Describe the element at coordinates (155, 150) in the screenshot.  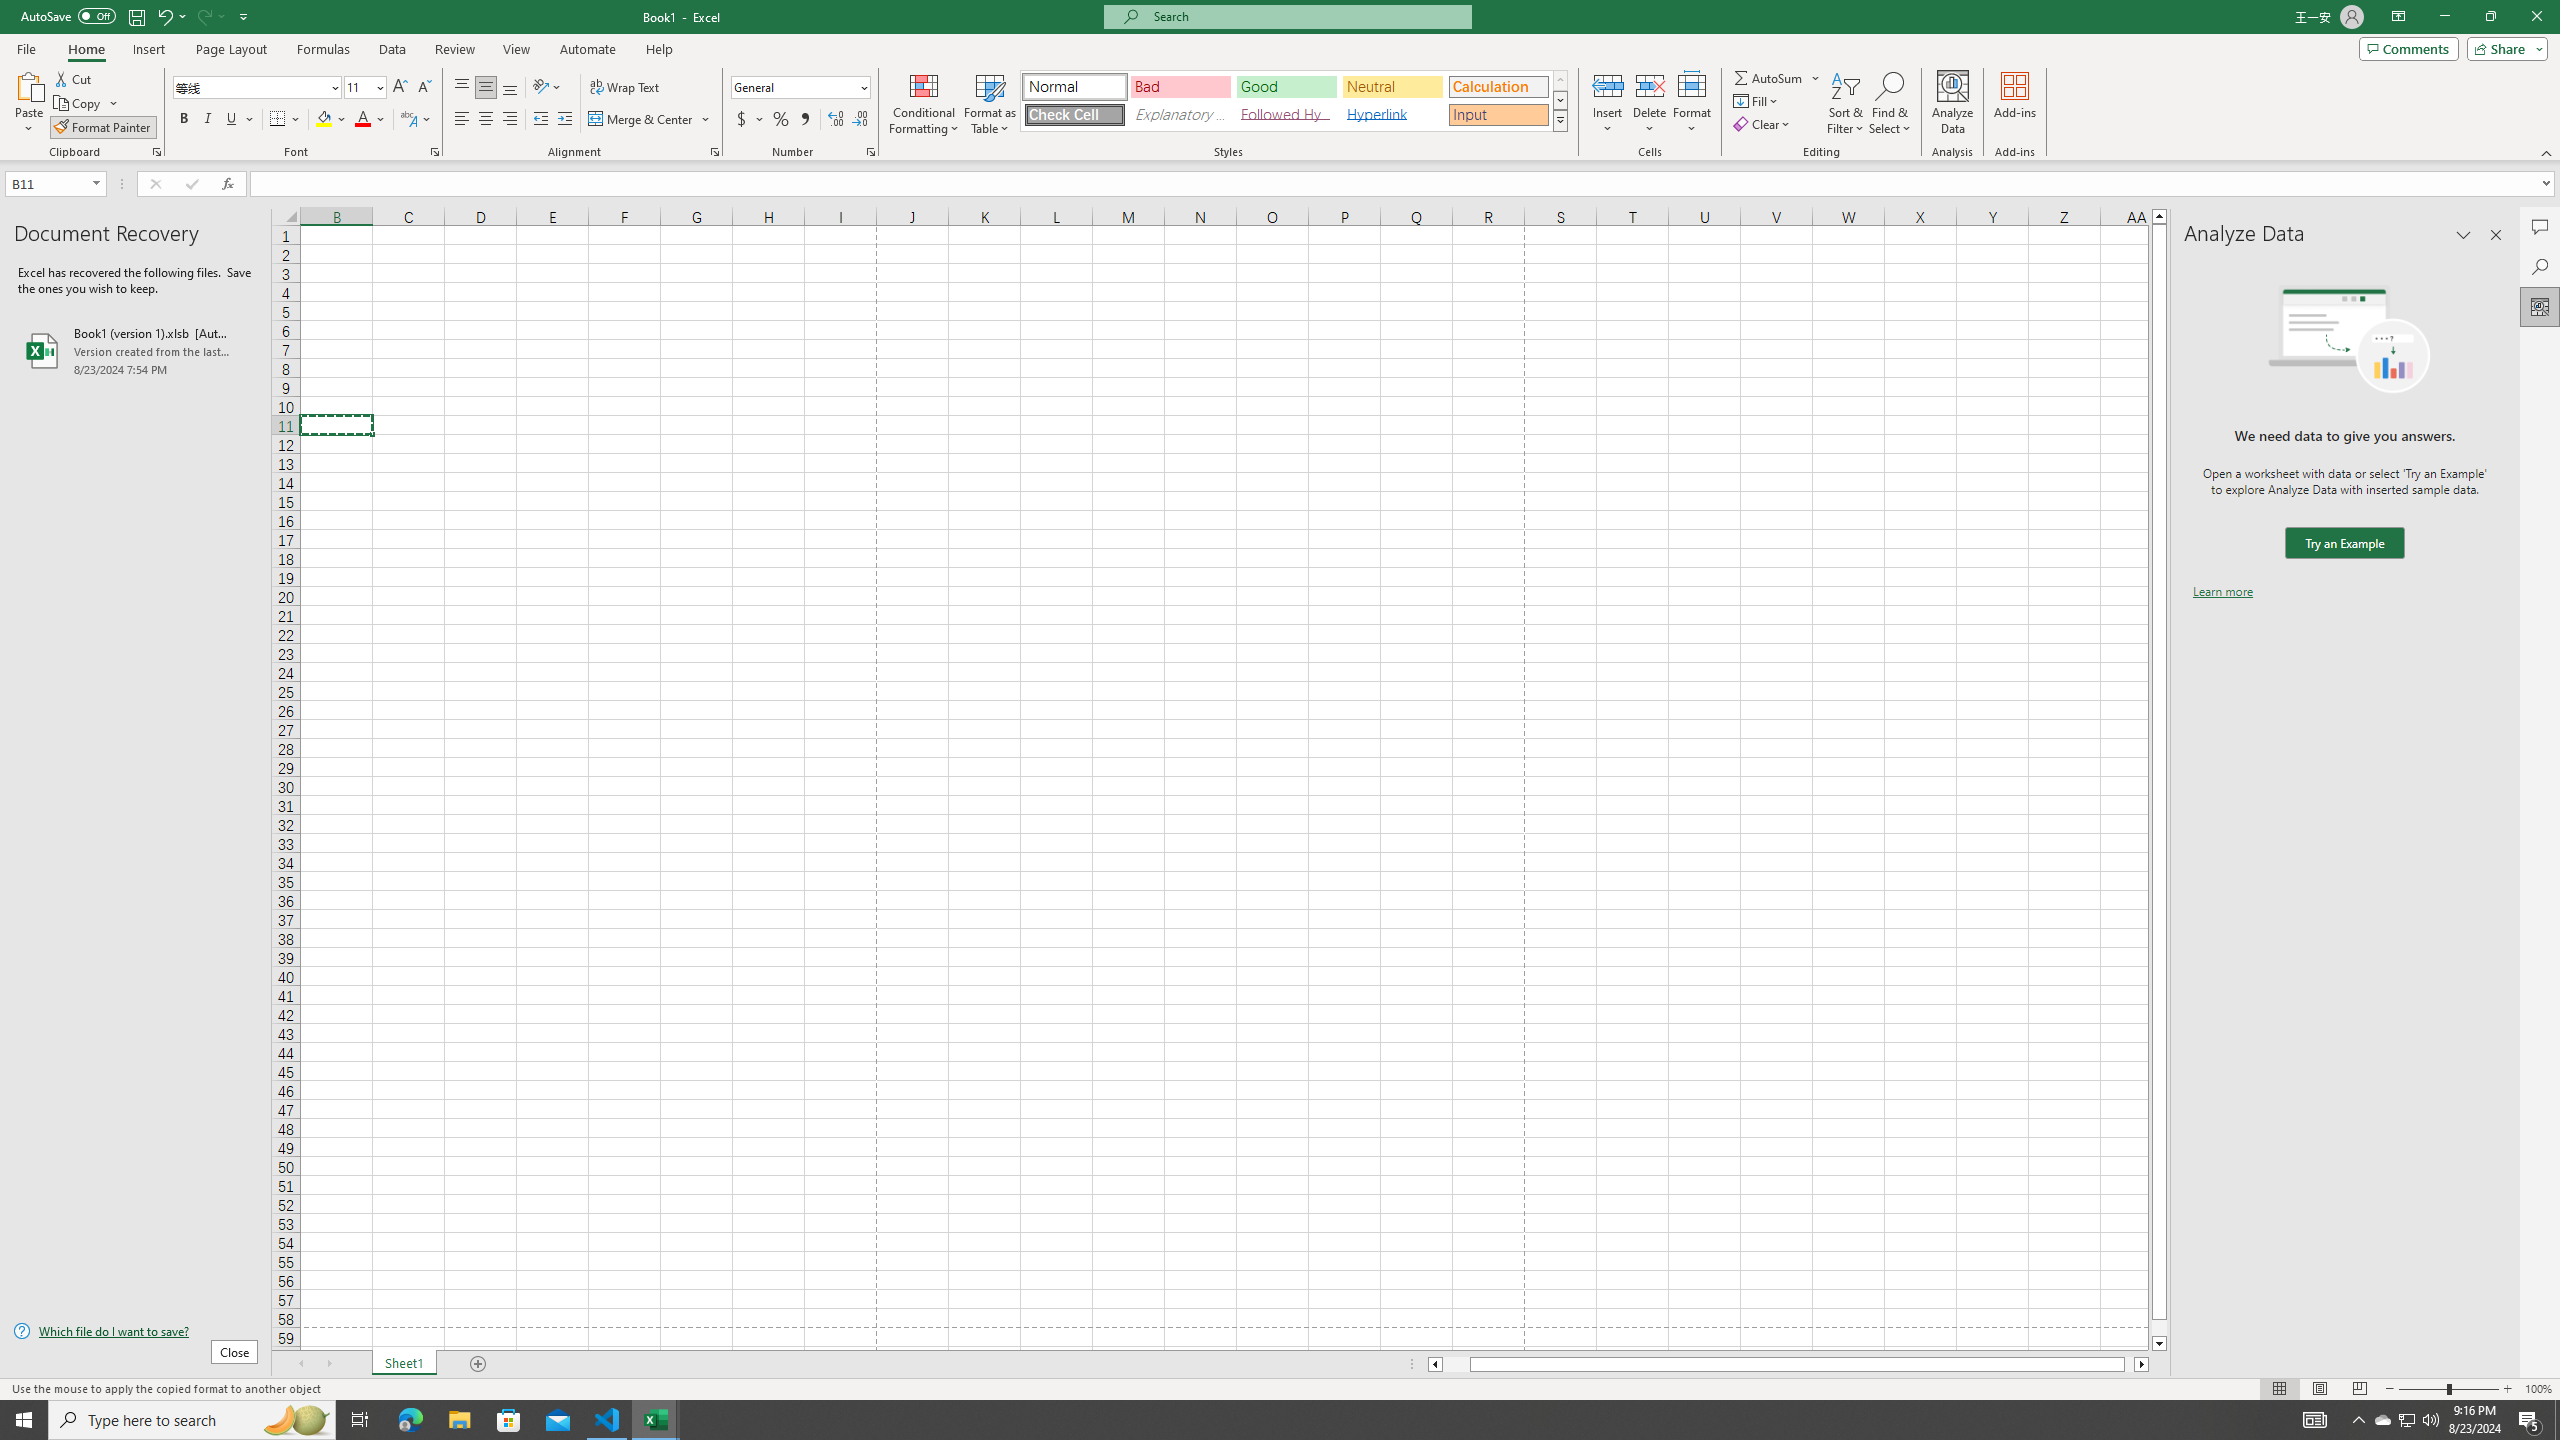
I see `'Office Clipboard...'` at that location.